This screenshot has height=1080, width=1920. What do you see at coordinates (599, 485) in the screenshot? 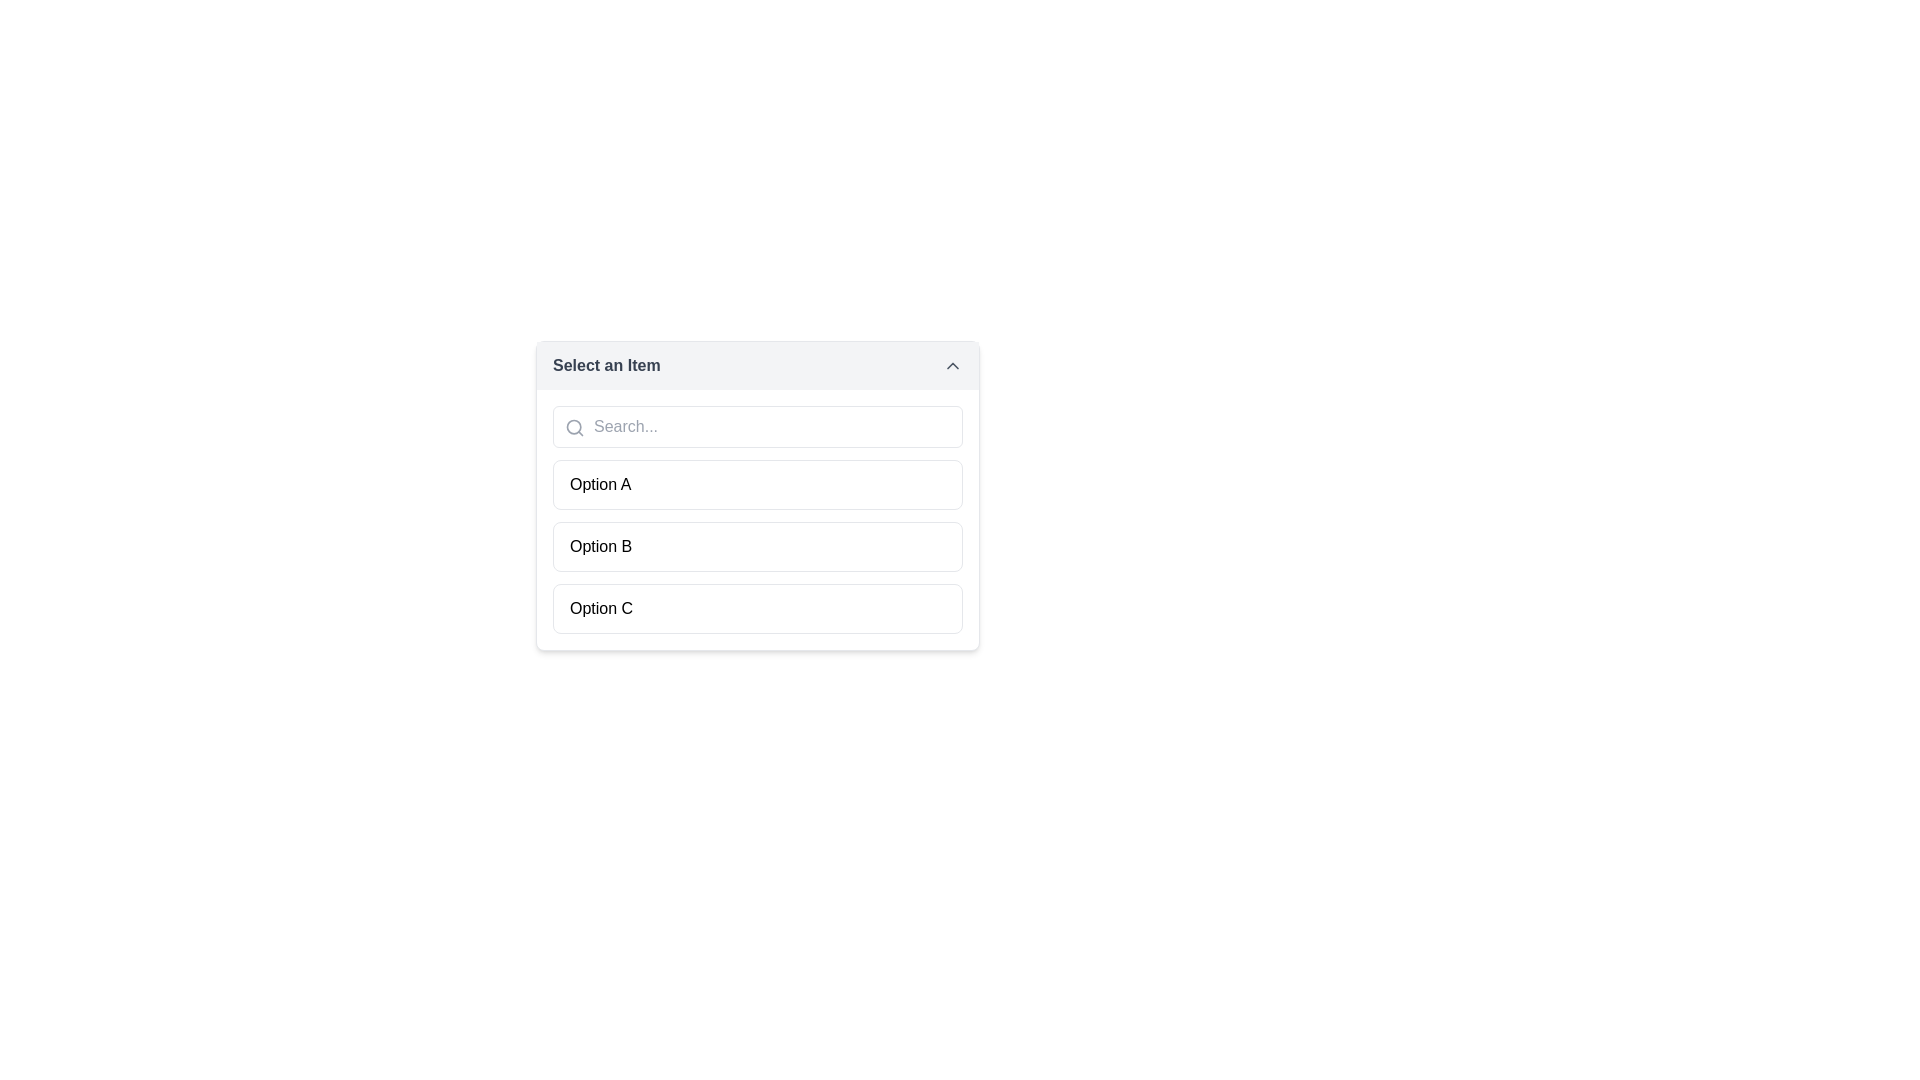
I see `on the text label 'Option A' which is the first entry in the dropdown list under the search bar titled 'Select an Item'` at bounding box center [599, 485].